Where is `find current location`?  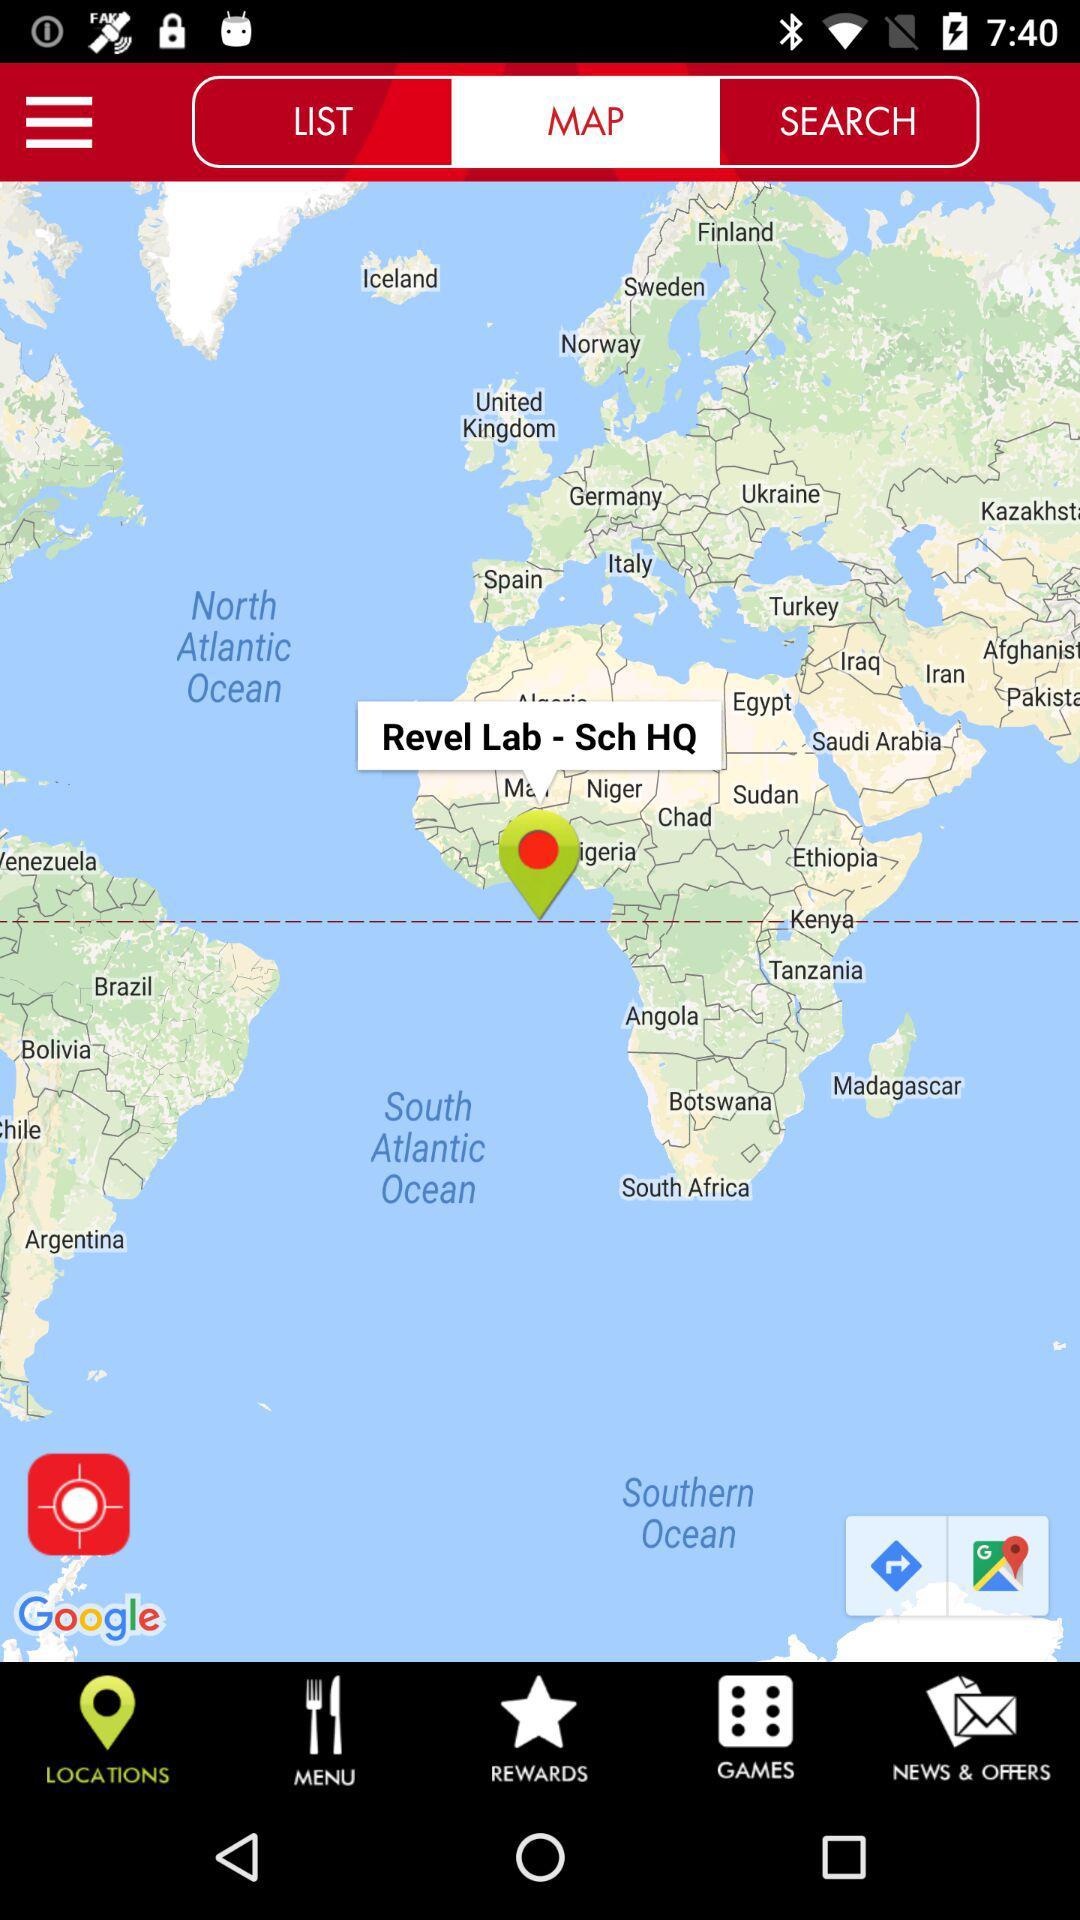
find current location is located at coordinates (77, 1504).